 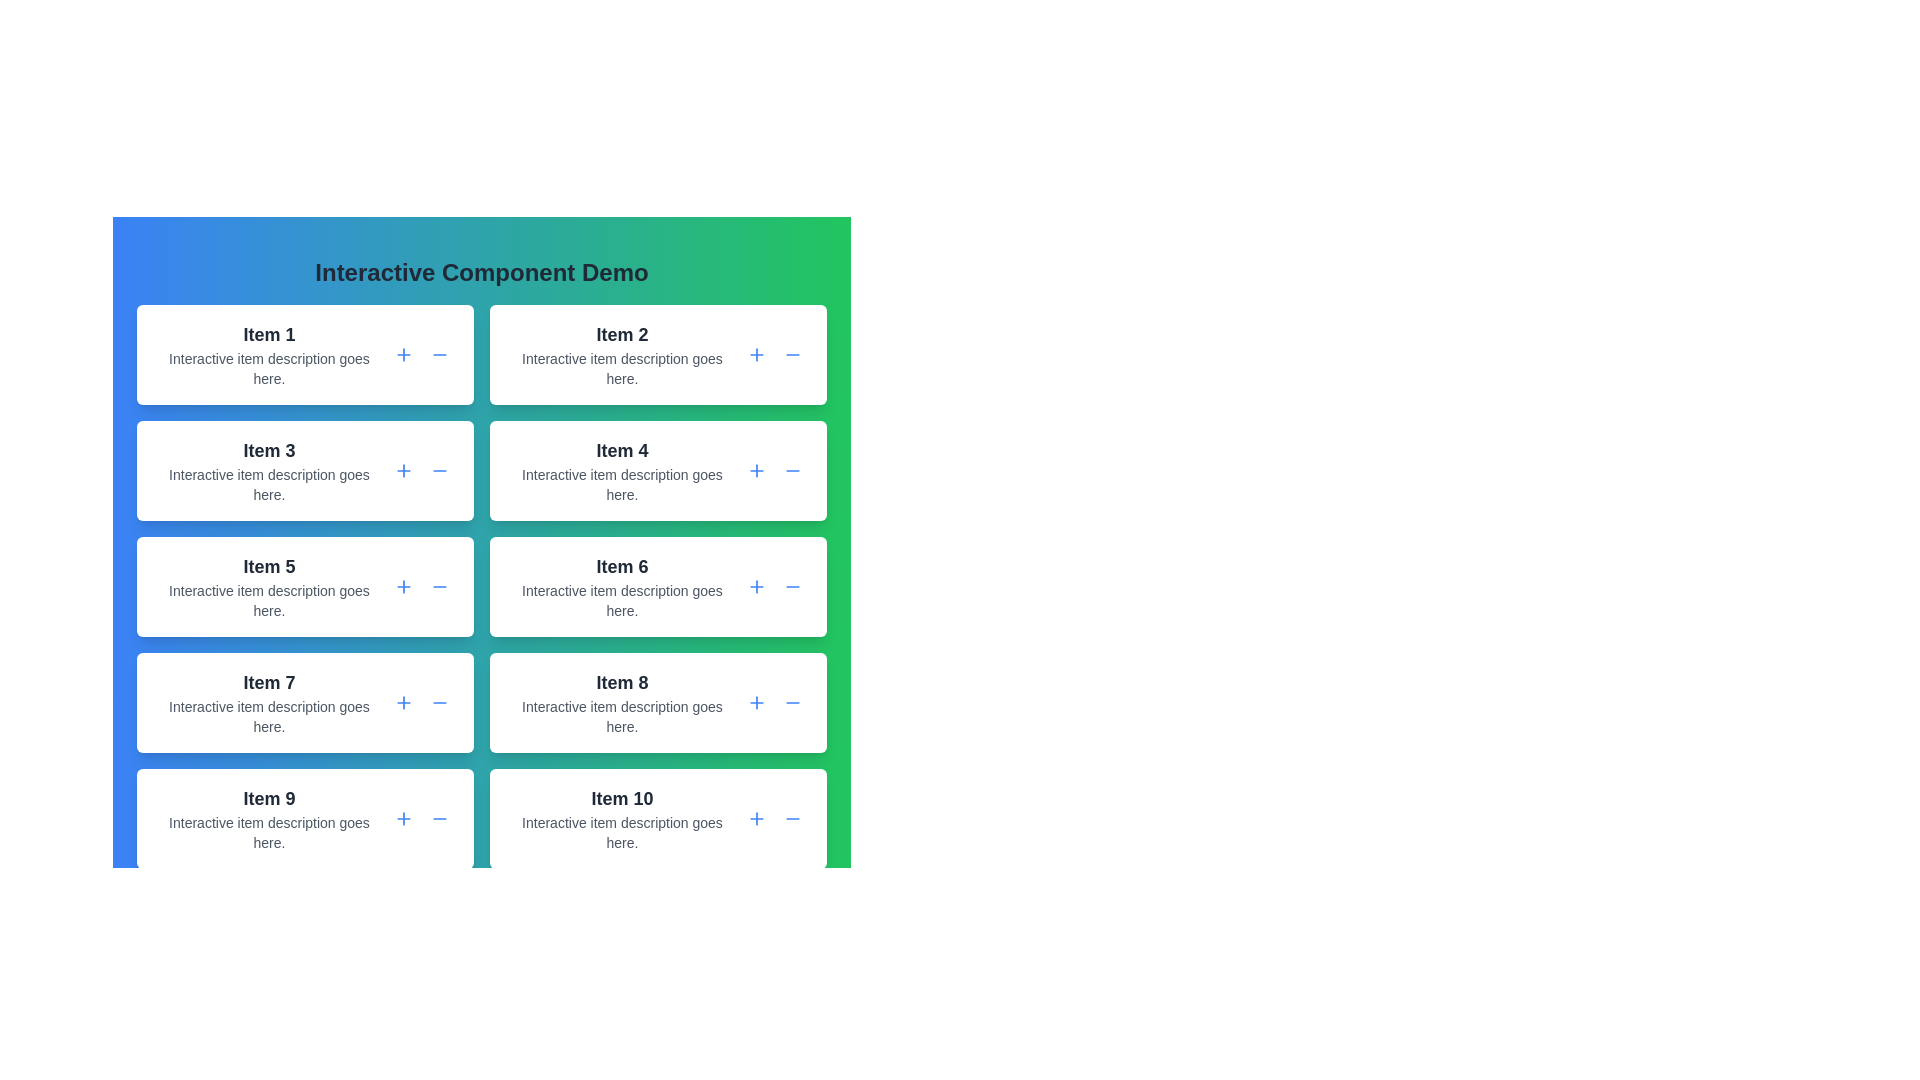 What do you see at coordinates (439, 701) in the screenshot?
I see `the circular minus icon representing a decrement operation in the 'Item 7' section to decrement the count associated with it` at bounding box center [439, 701].